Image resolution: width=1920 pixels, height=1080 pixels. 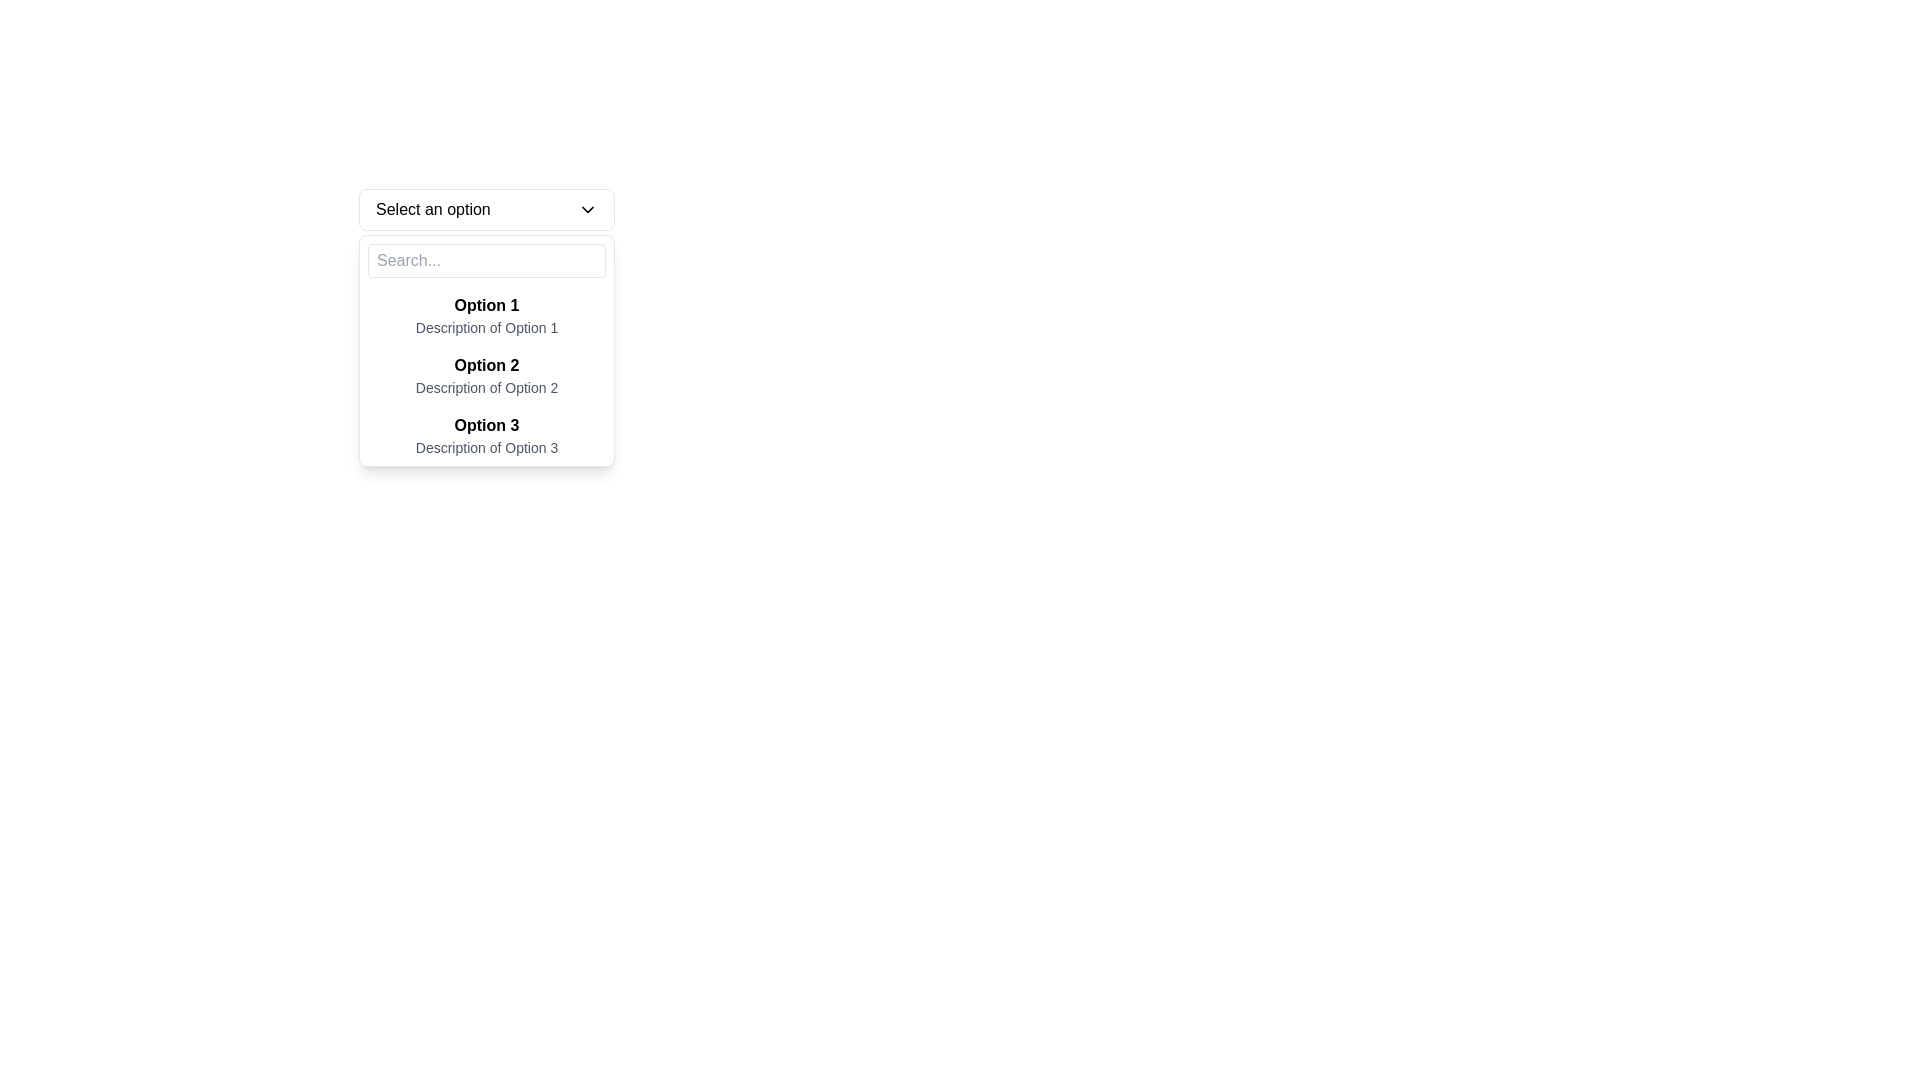 What do you see at coordinates (587, 209) in the screenshot?
I see `the chevron icon located on the right-hand side of the dropdown header, next to the 'Select an option' label` at bounding box center [587, 209].